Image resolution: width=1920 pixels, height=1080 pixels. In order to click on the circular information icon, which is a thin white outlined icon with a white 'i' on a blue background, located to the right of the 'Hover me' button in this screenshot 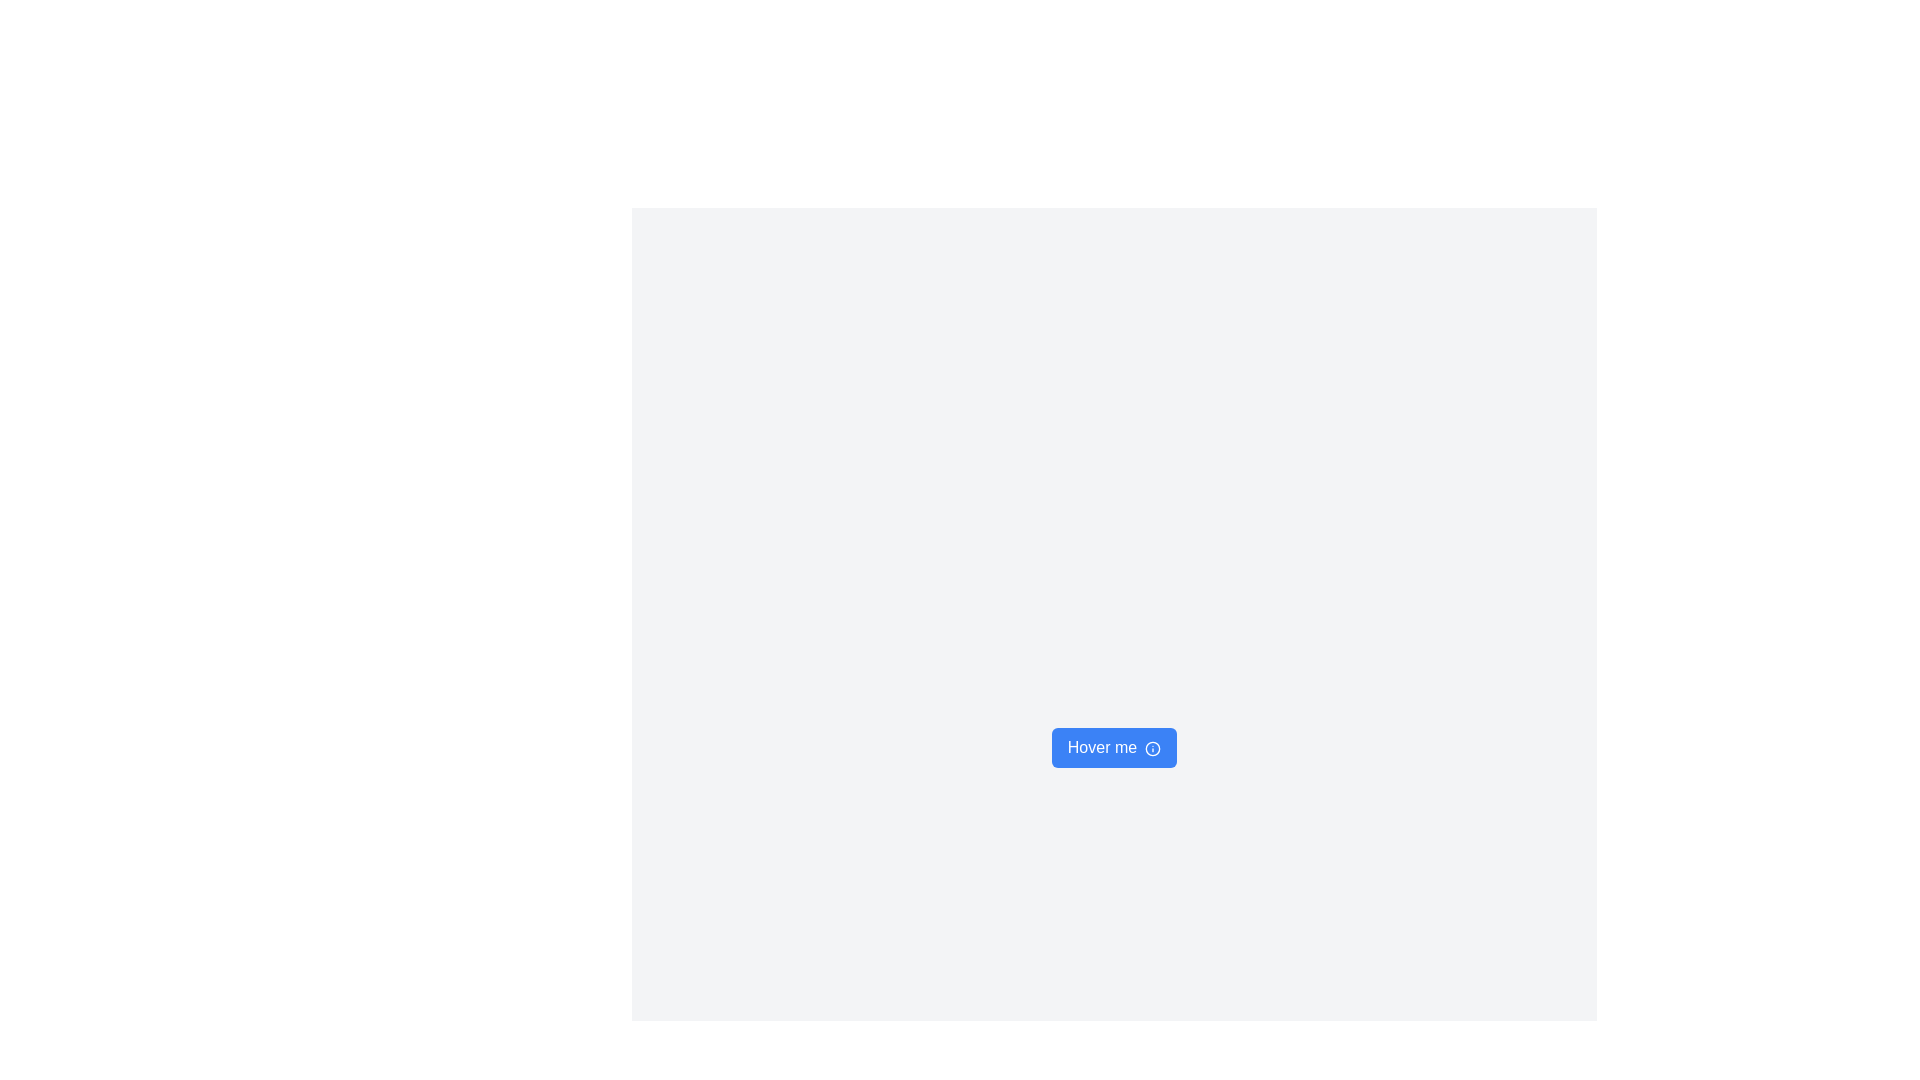, I will do `click(1153, 748)`.